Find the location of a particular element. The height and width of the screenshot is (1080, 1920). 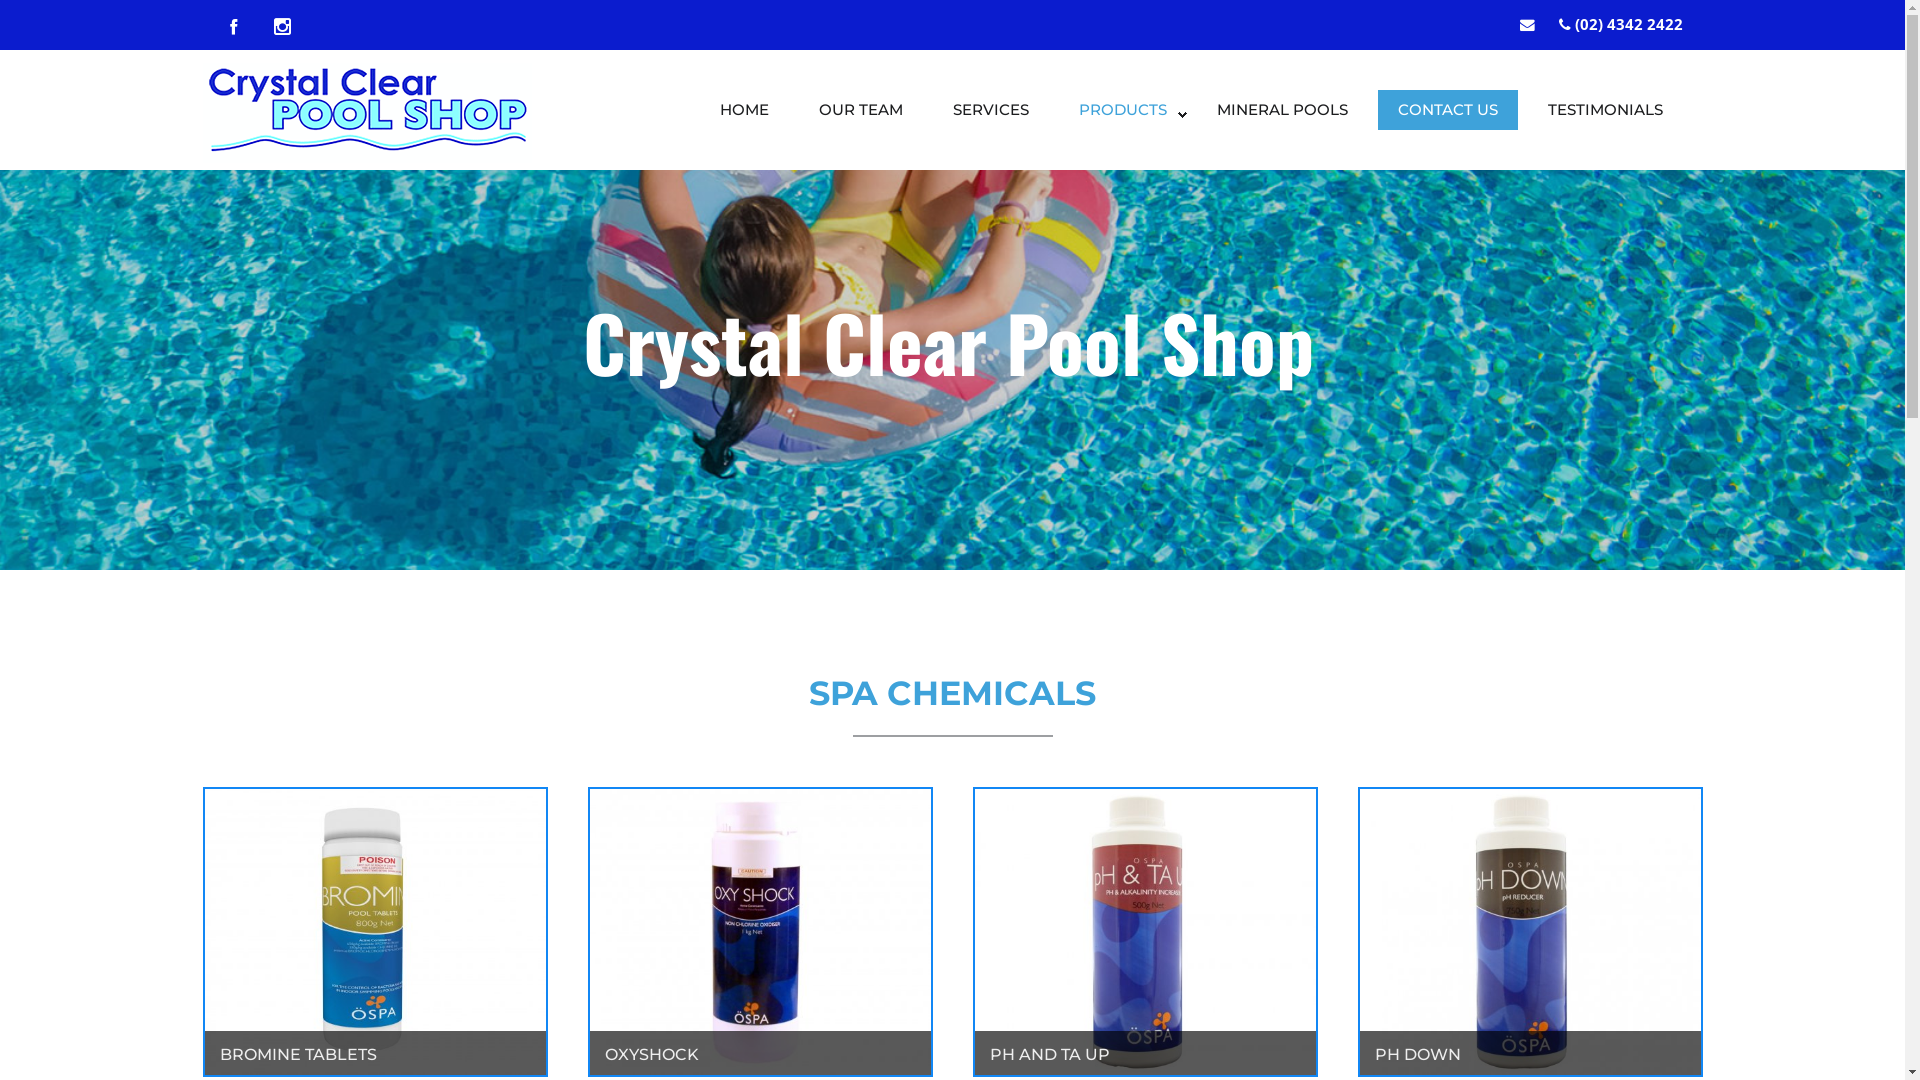

'OXYSHOCK' is located at coordinates (651, 1053).